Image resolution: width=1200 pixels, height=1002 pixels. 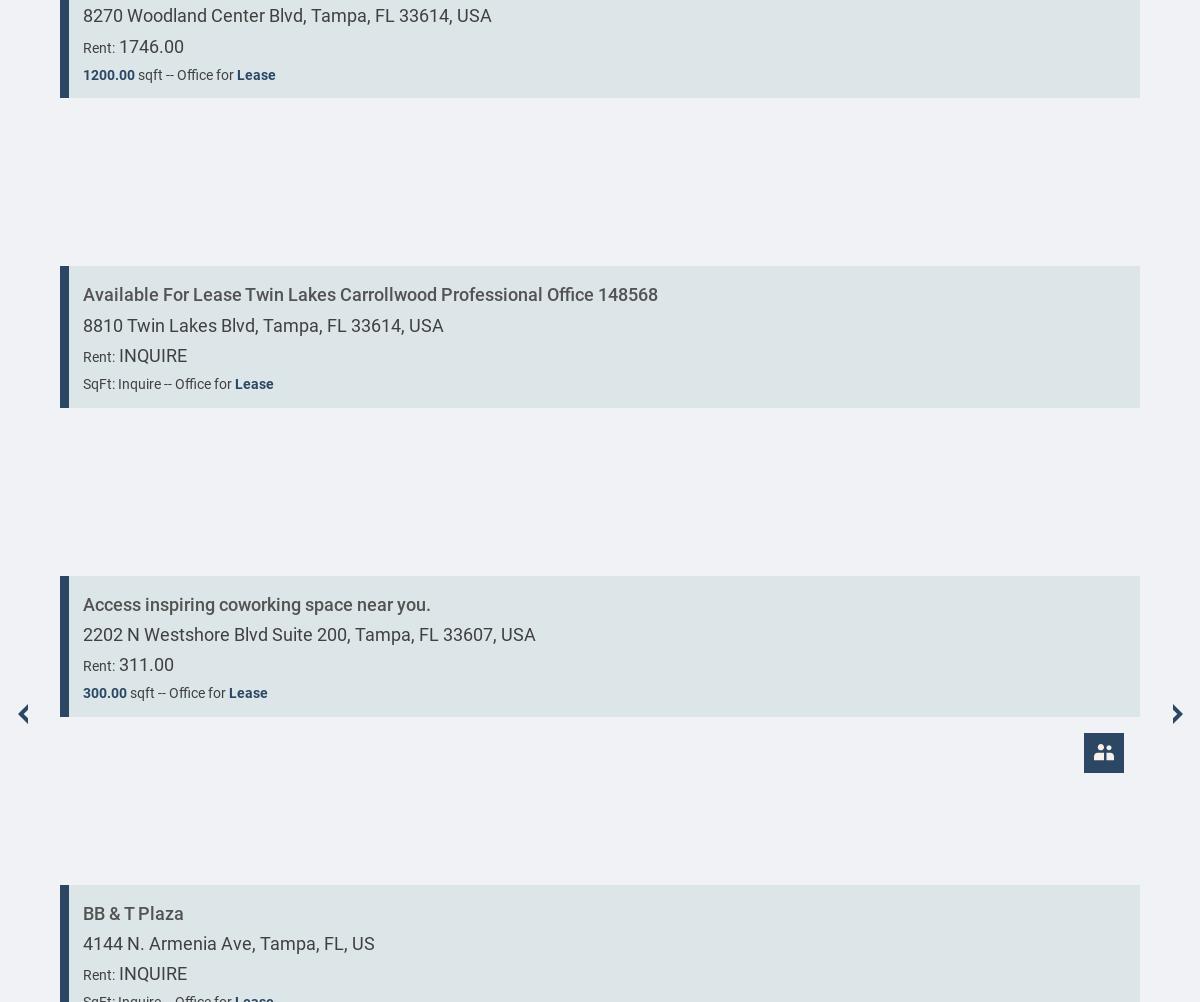 I want to click on '311.00', so click(x=146, y=662).